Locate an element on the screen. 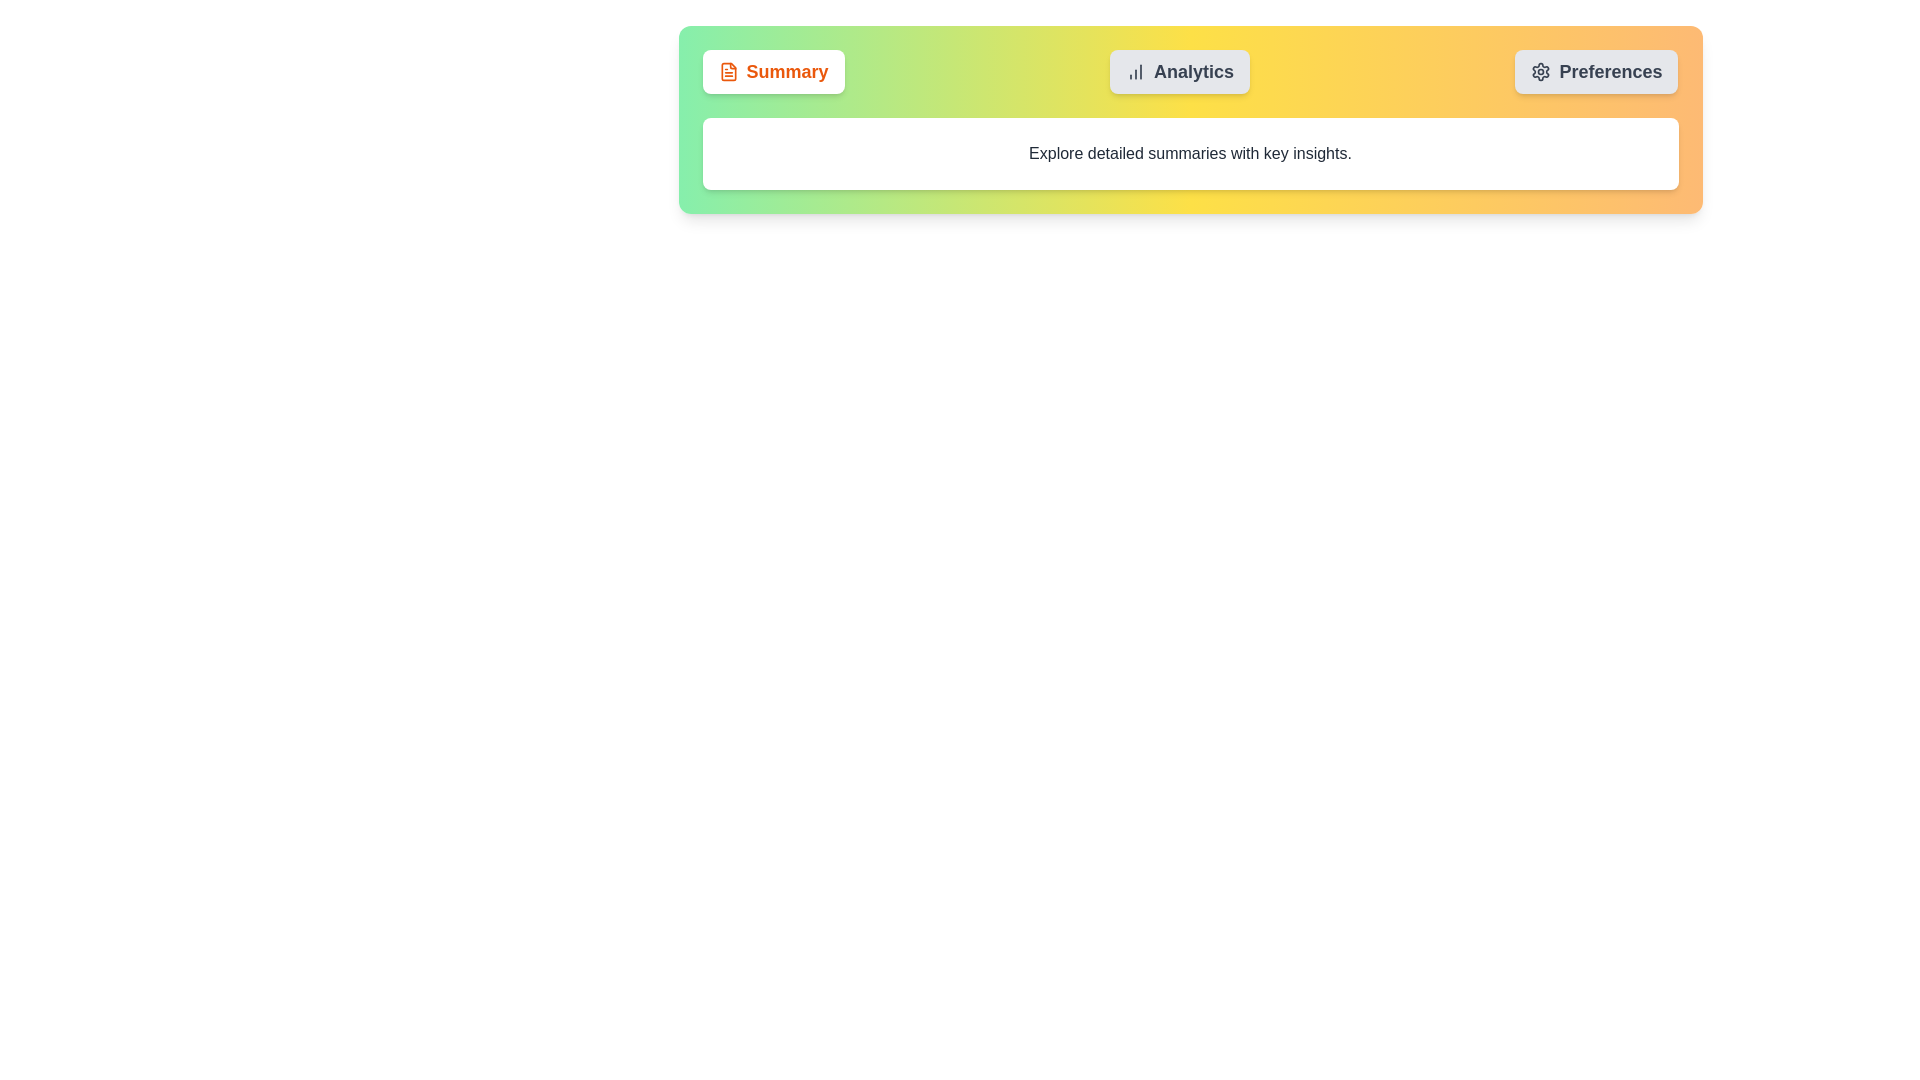 Image resolution: width=1920 pixels, height=1080 pixels. the text label that reads 'Explore detailed summaries with key insights.' which is styled in a medium font weight with a dark gray color on a white background is located at coordinates (1190, 153).